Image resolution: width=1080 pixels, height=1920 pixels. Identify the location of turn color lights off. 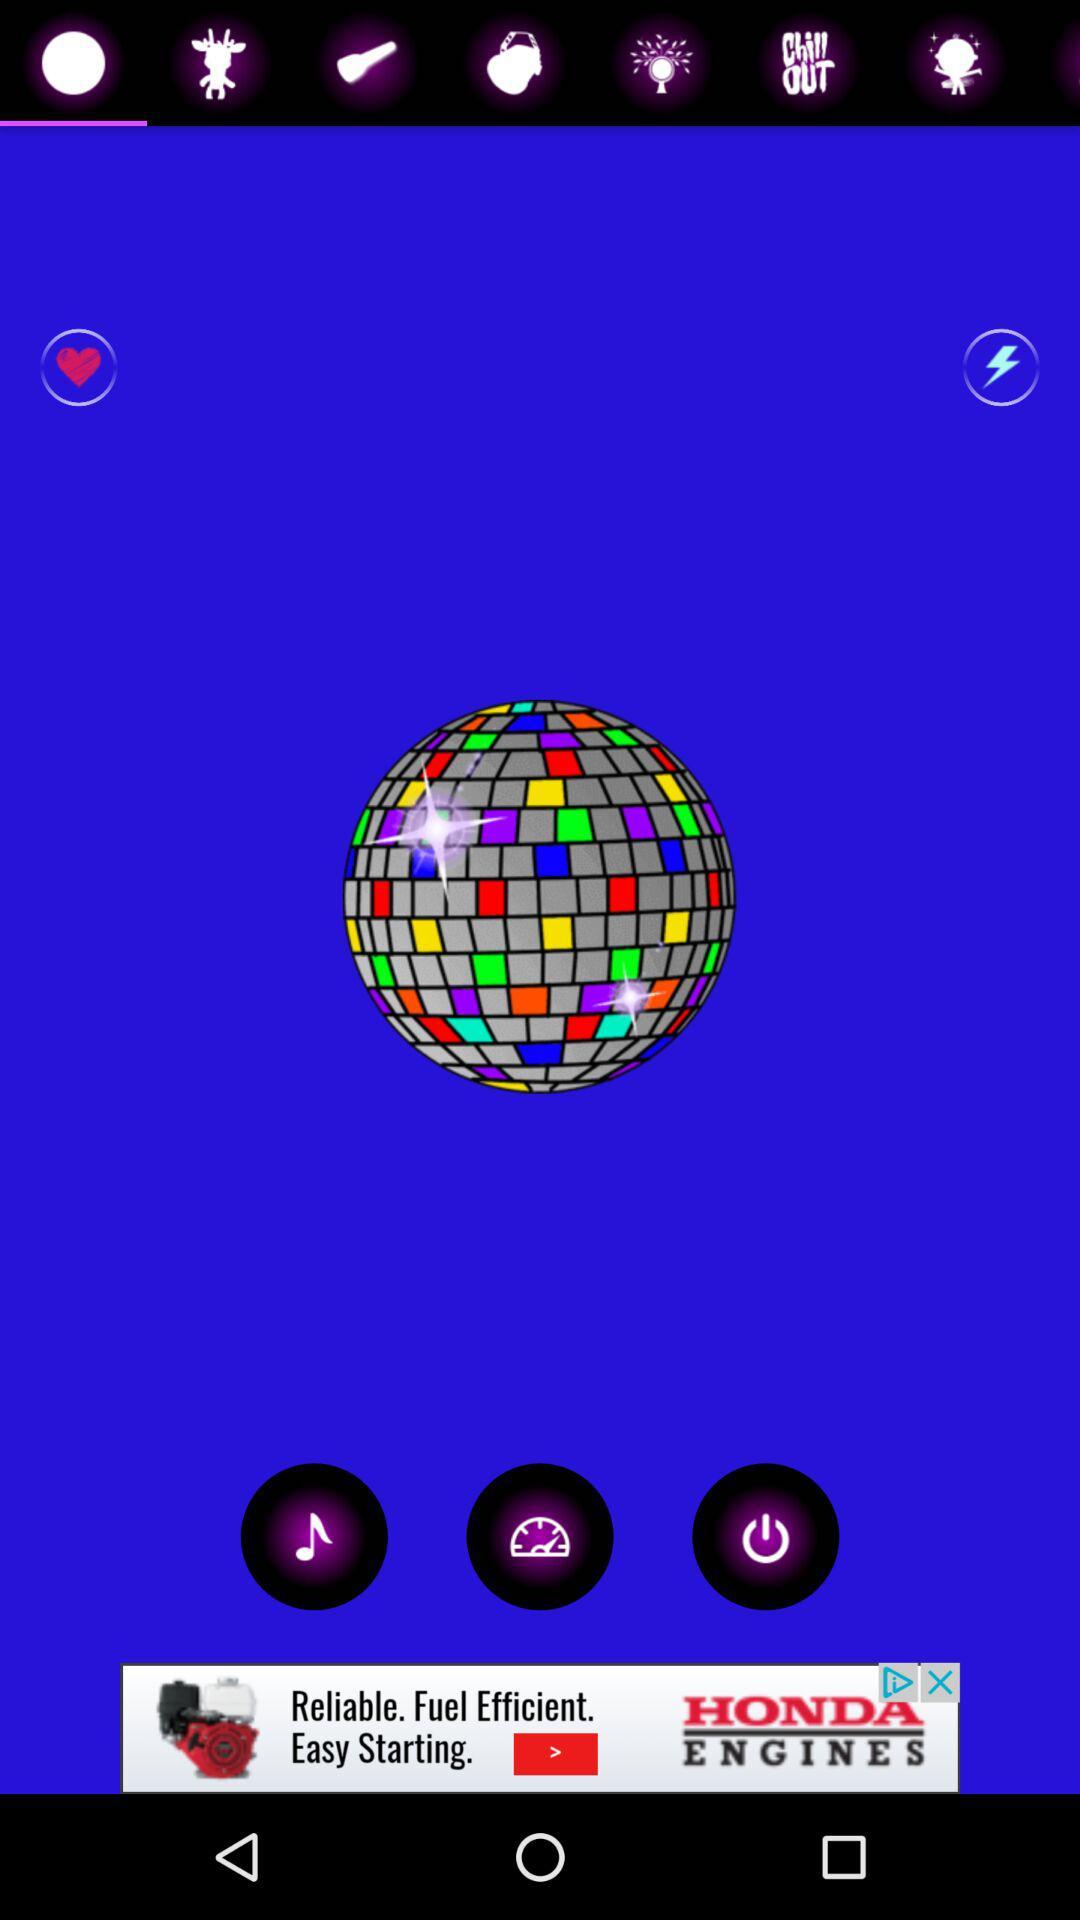
(765, 1535).